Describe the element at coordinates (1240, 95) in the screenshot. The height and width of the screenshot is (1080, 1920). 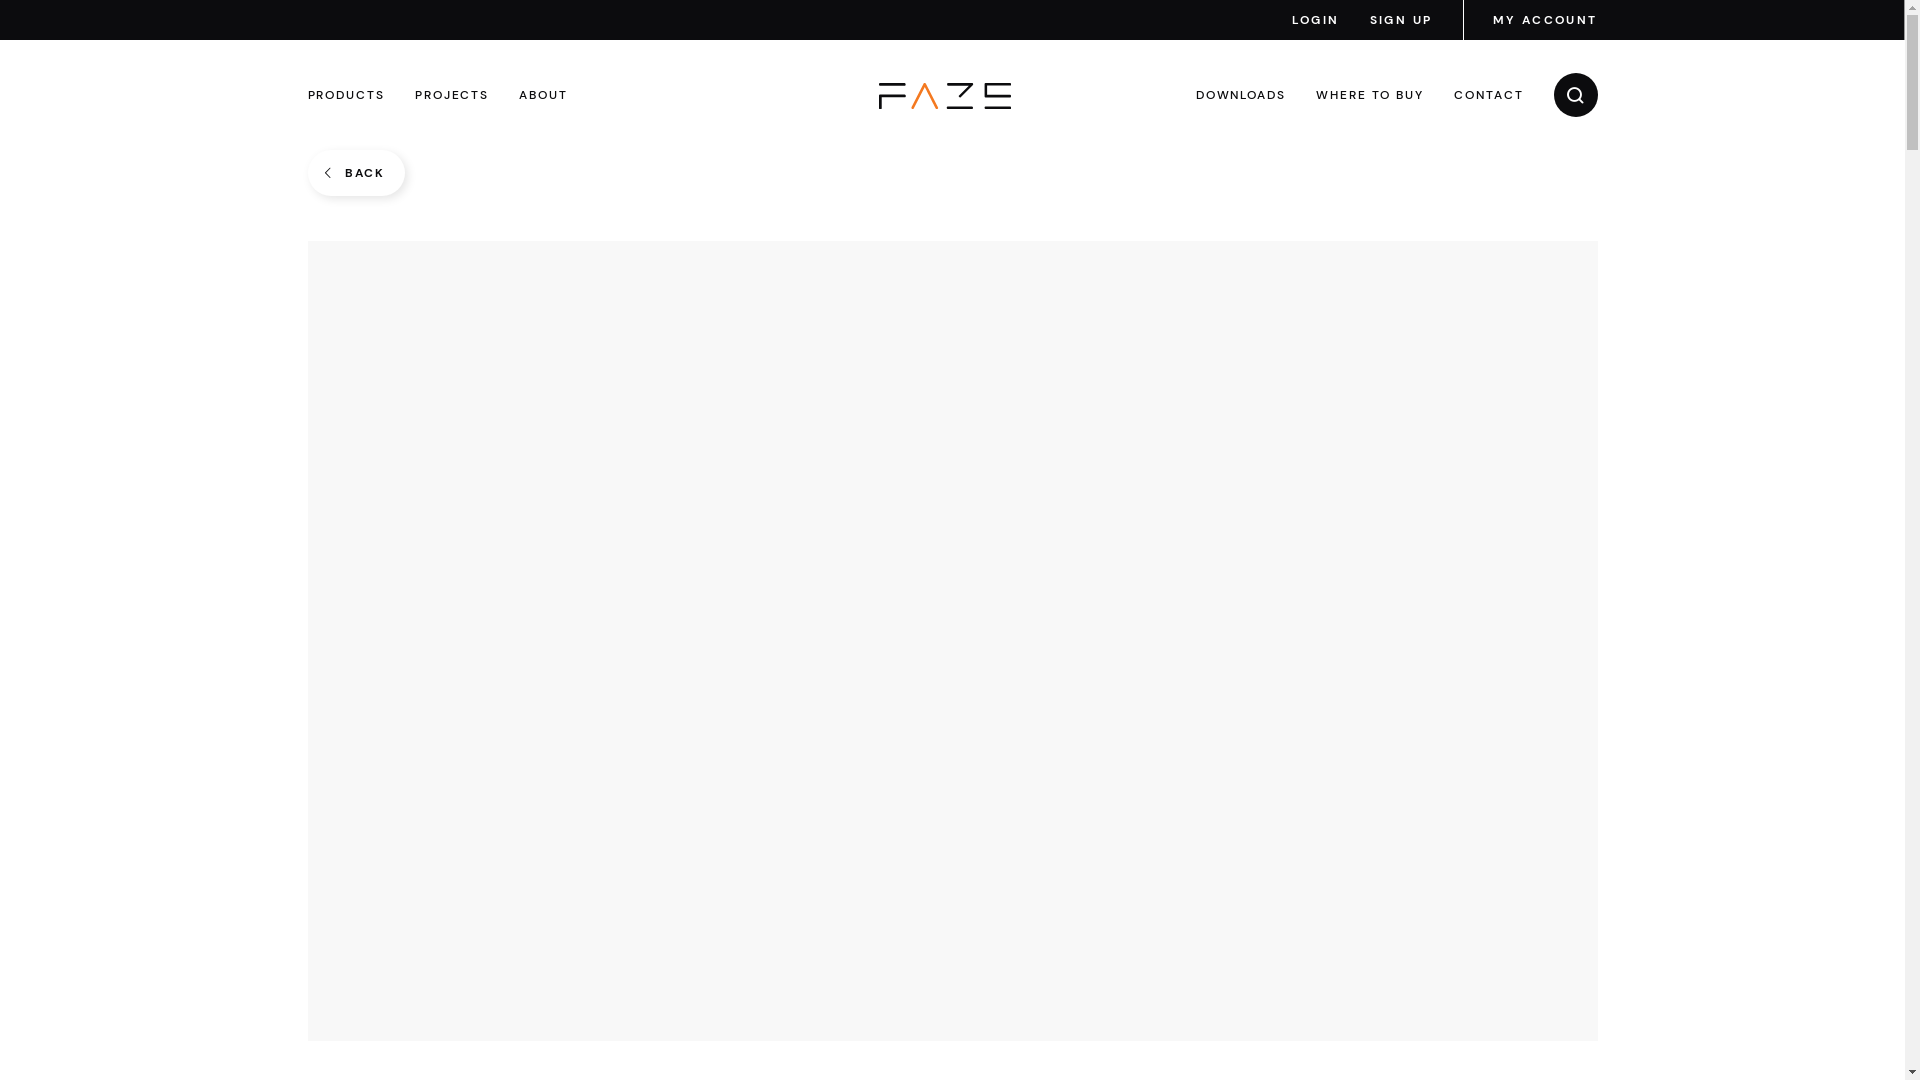
I see `'DOWNLOADS'` at that location.